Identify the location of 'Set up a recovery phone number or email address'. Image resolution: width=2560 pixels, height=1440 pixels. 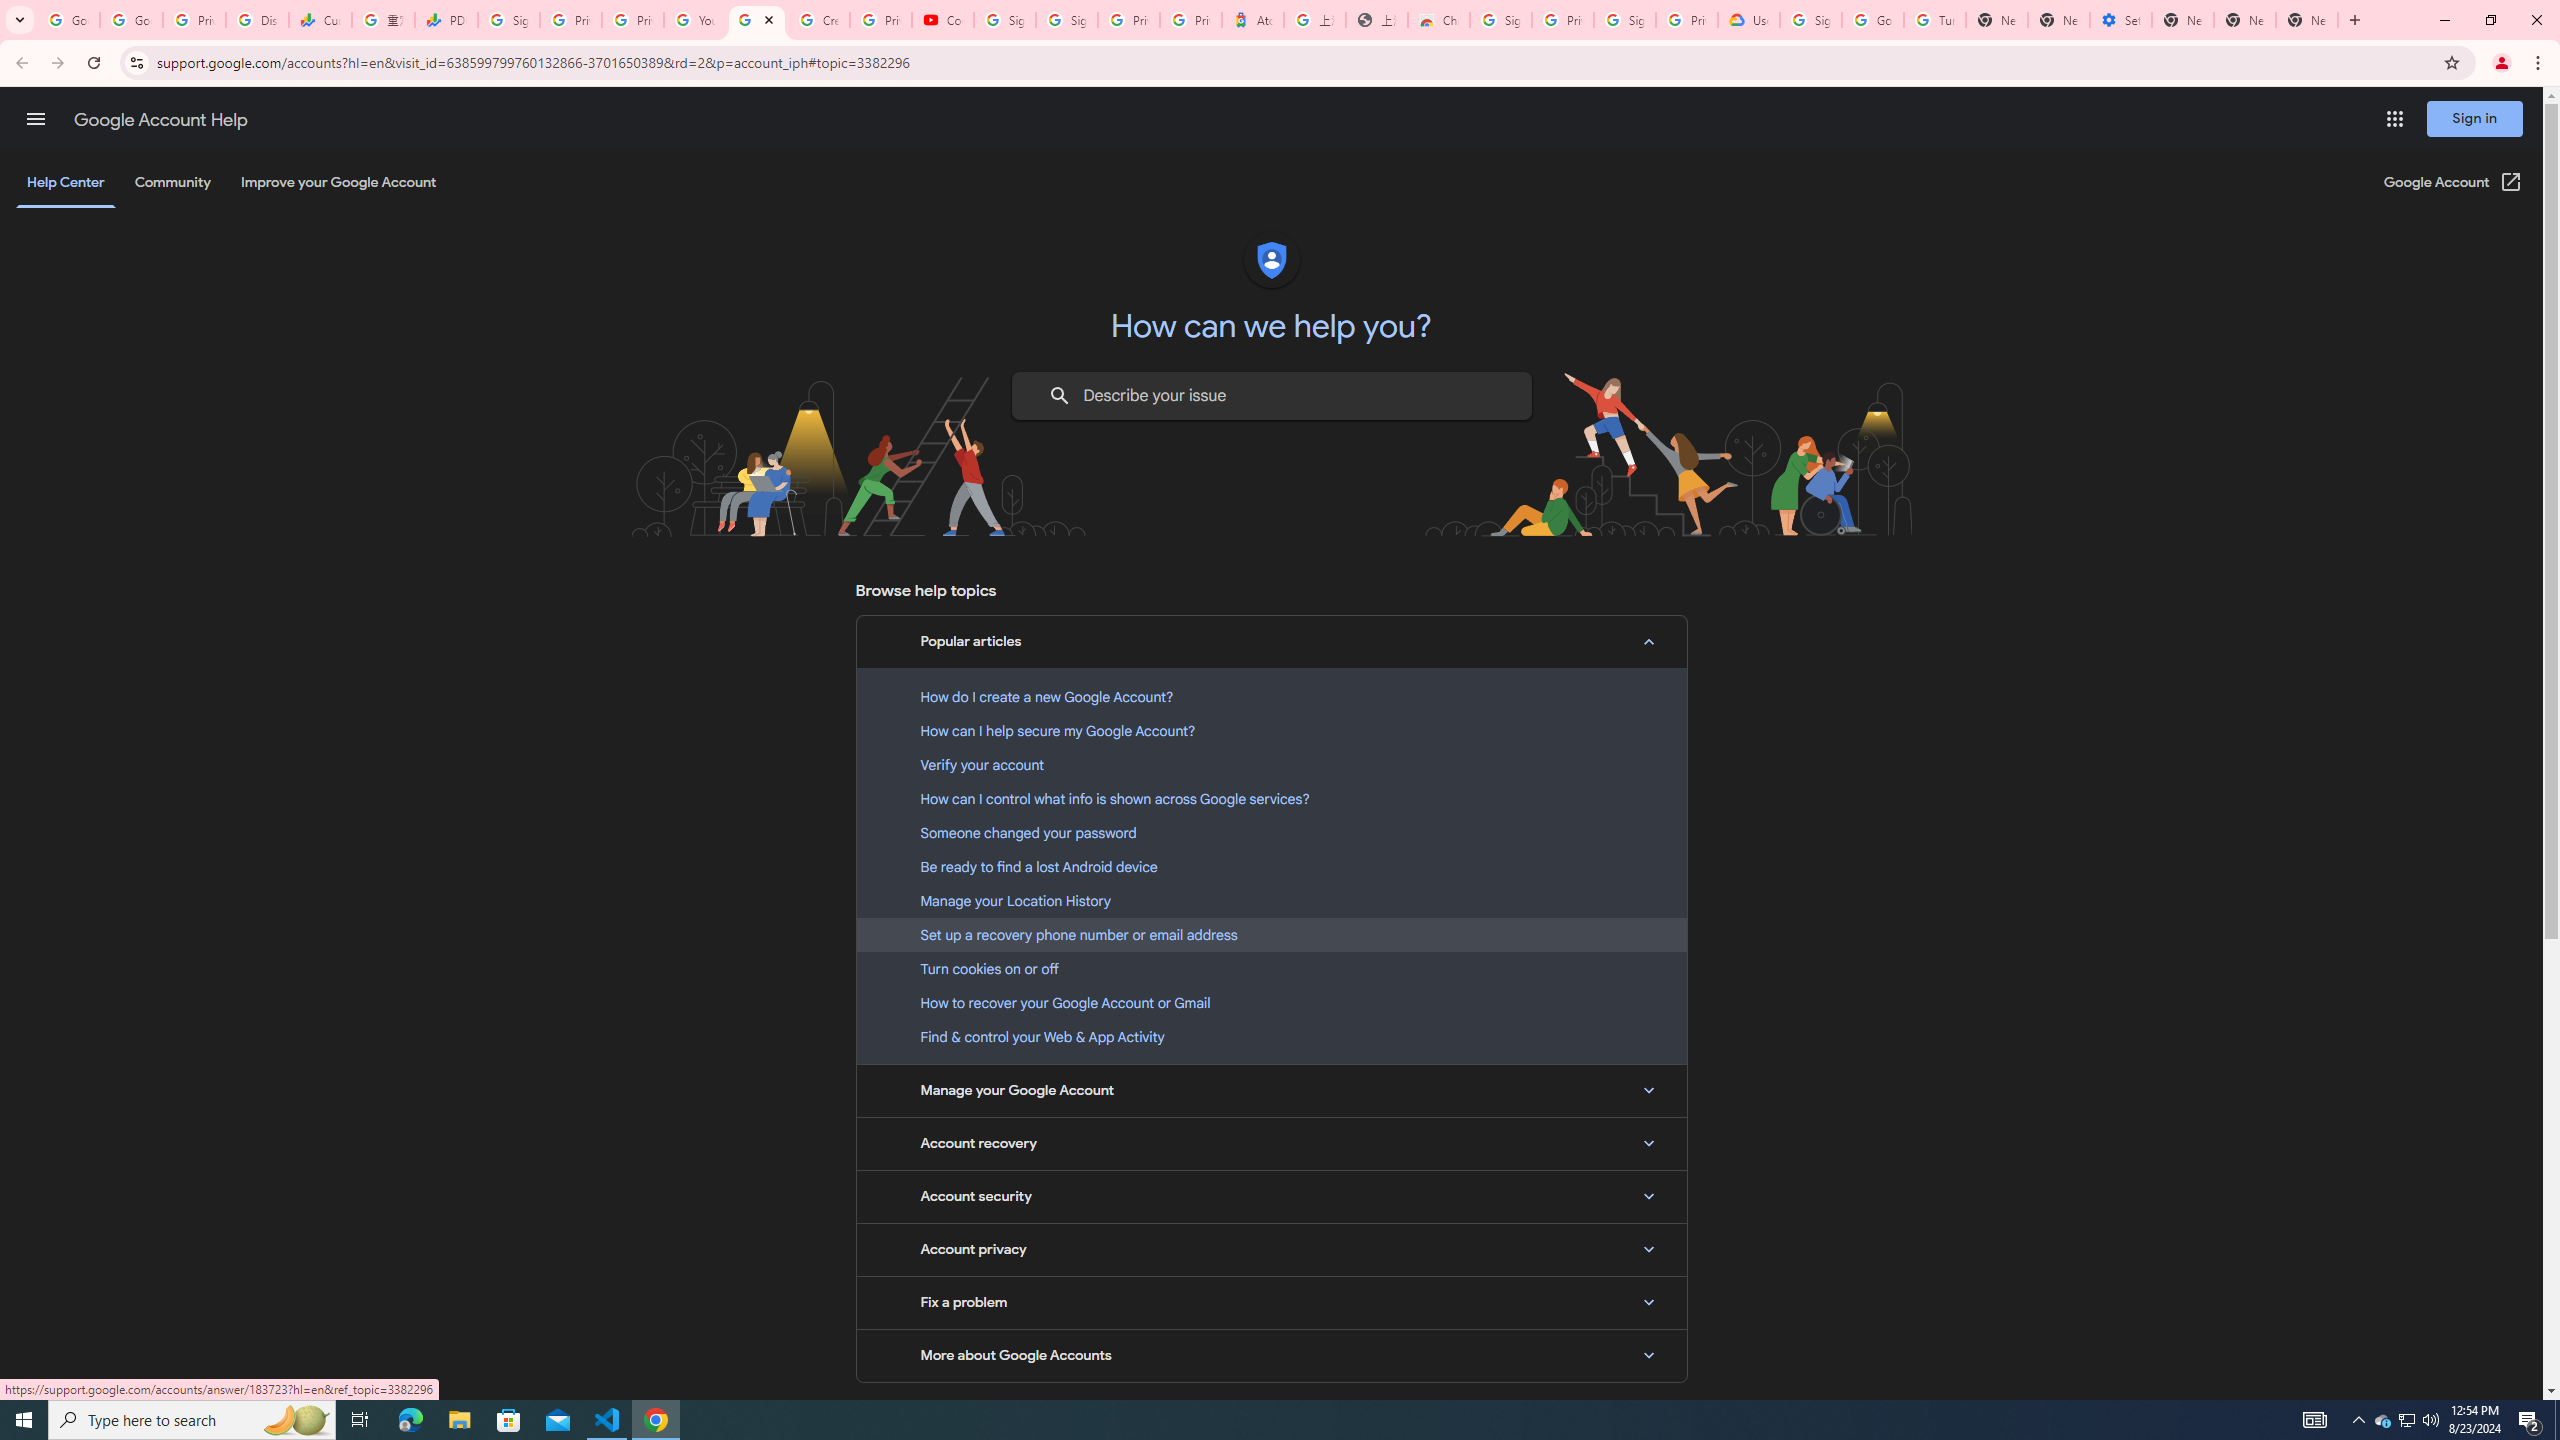
(1271, 934).